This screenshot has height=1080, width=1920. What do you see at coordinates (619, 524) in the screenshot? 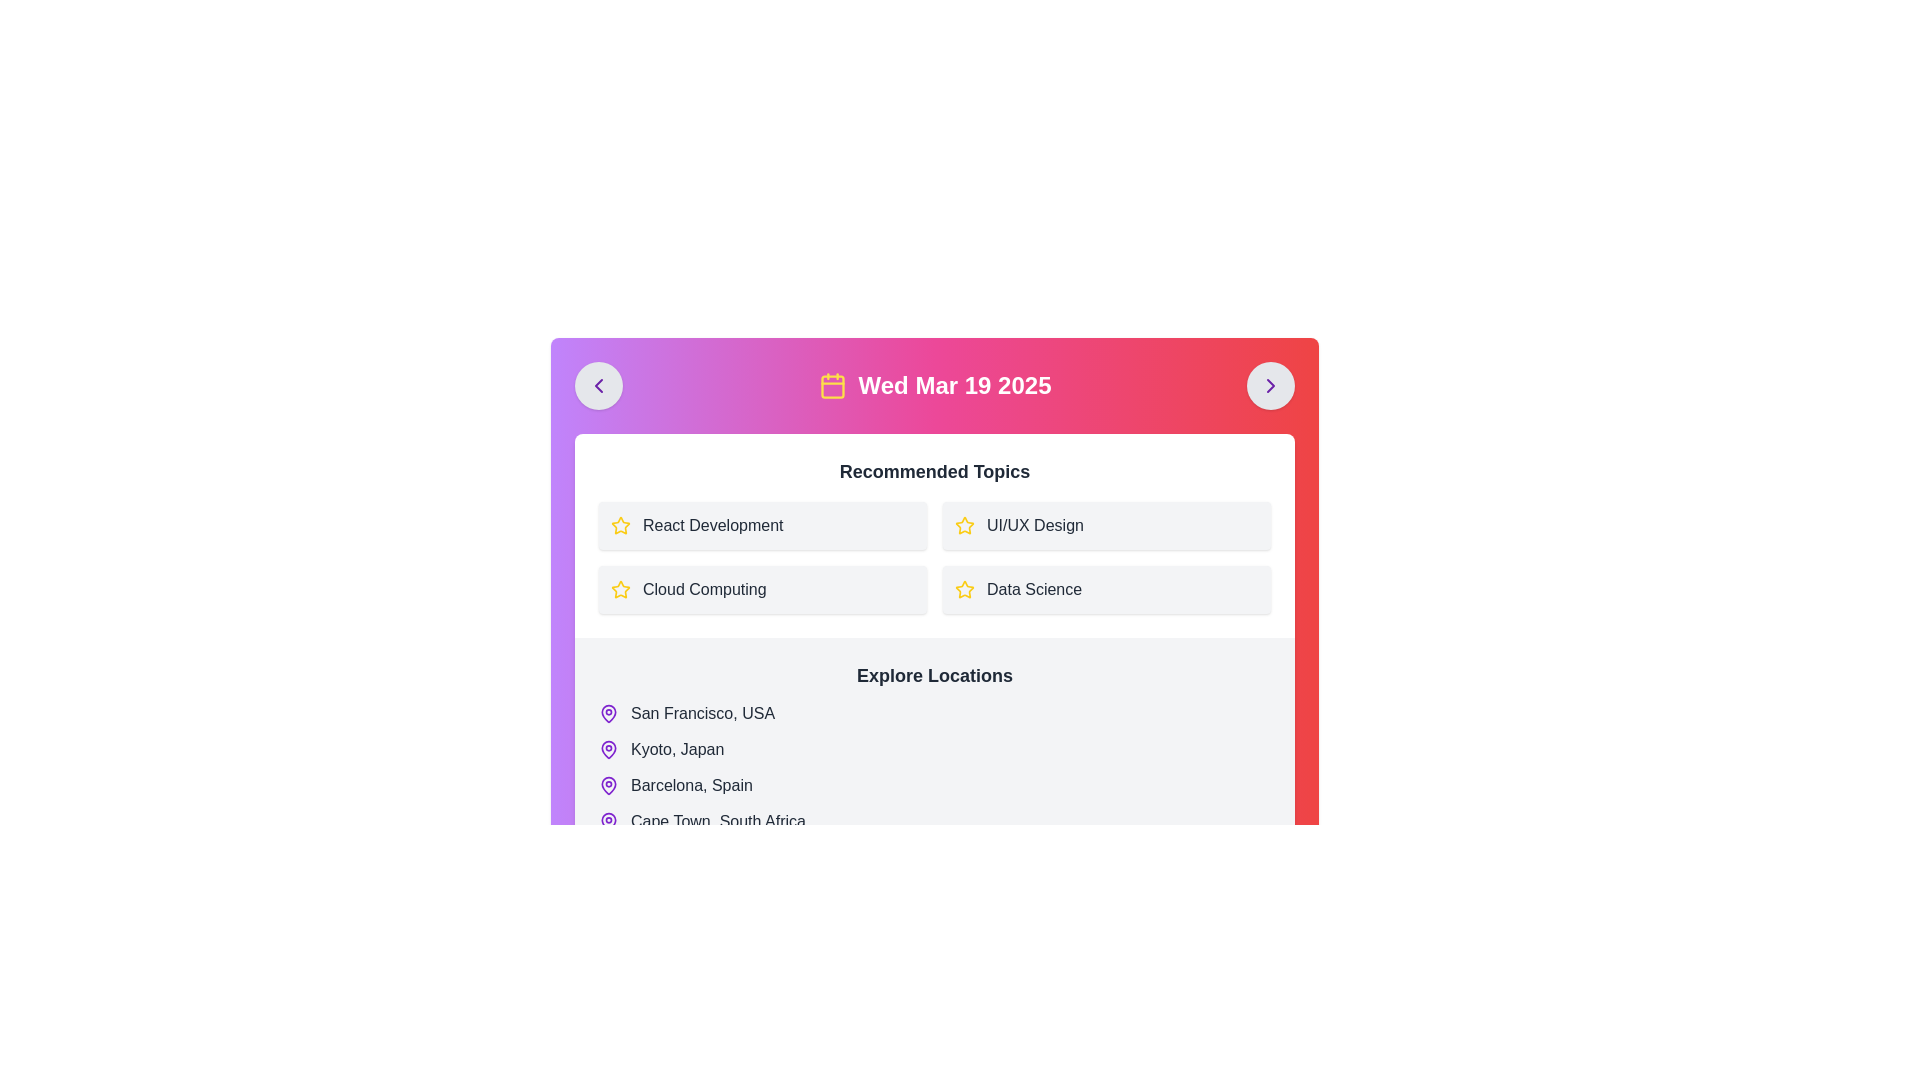
I see `the first star icon located to the left of the 'React Development' text in the recommended topics grid` at bounding box center [619, 524].